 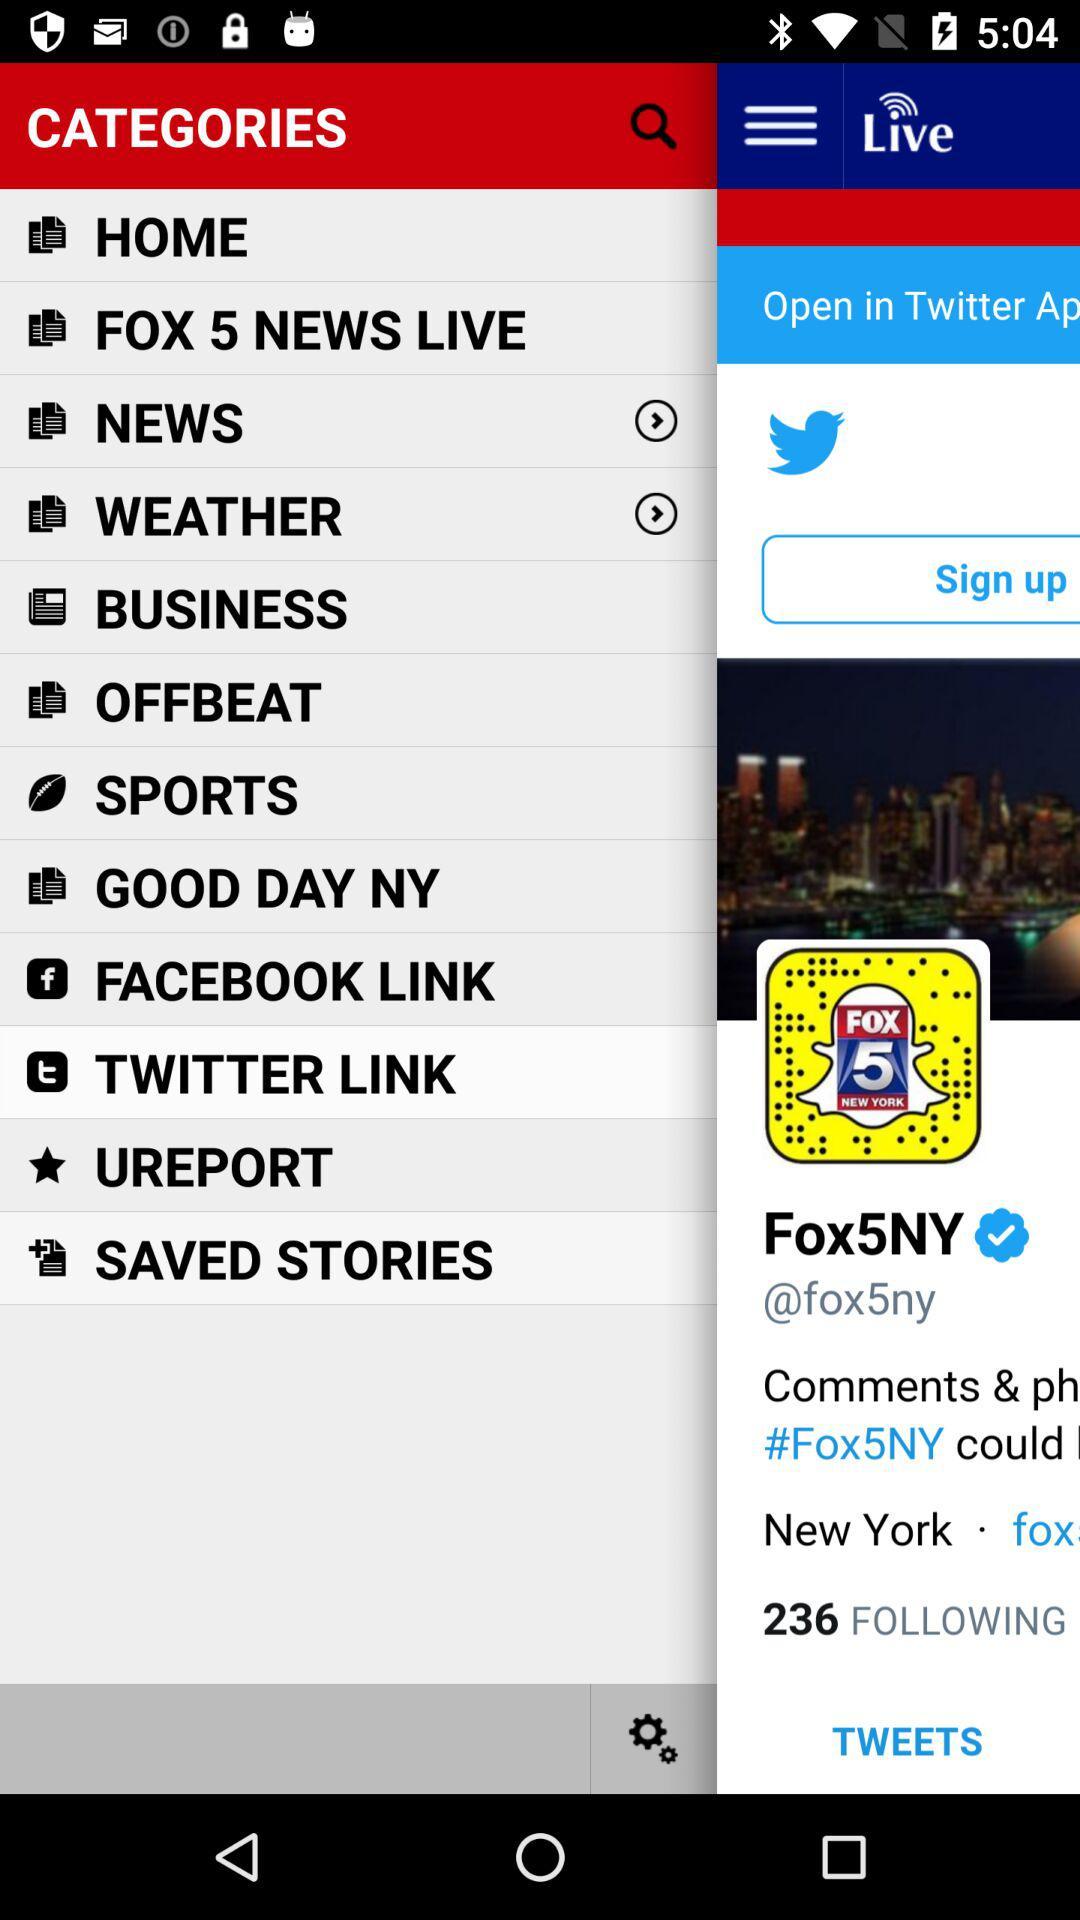 I want to click on change settings, so click(x=654, y=1737).